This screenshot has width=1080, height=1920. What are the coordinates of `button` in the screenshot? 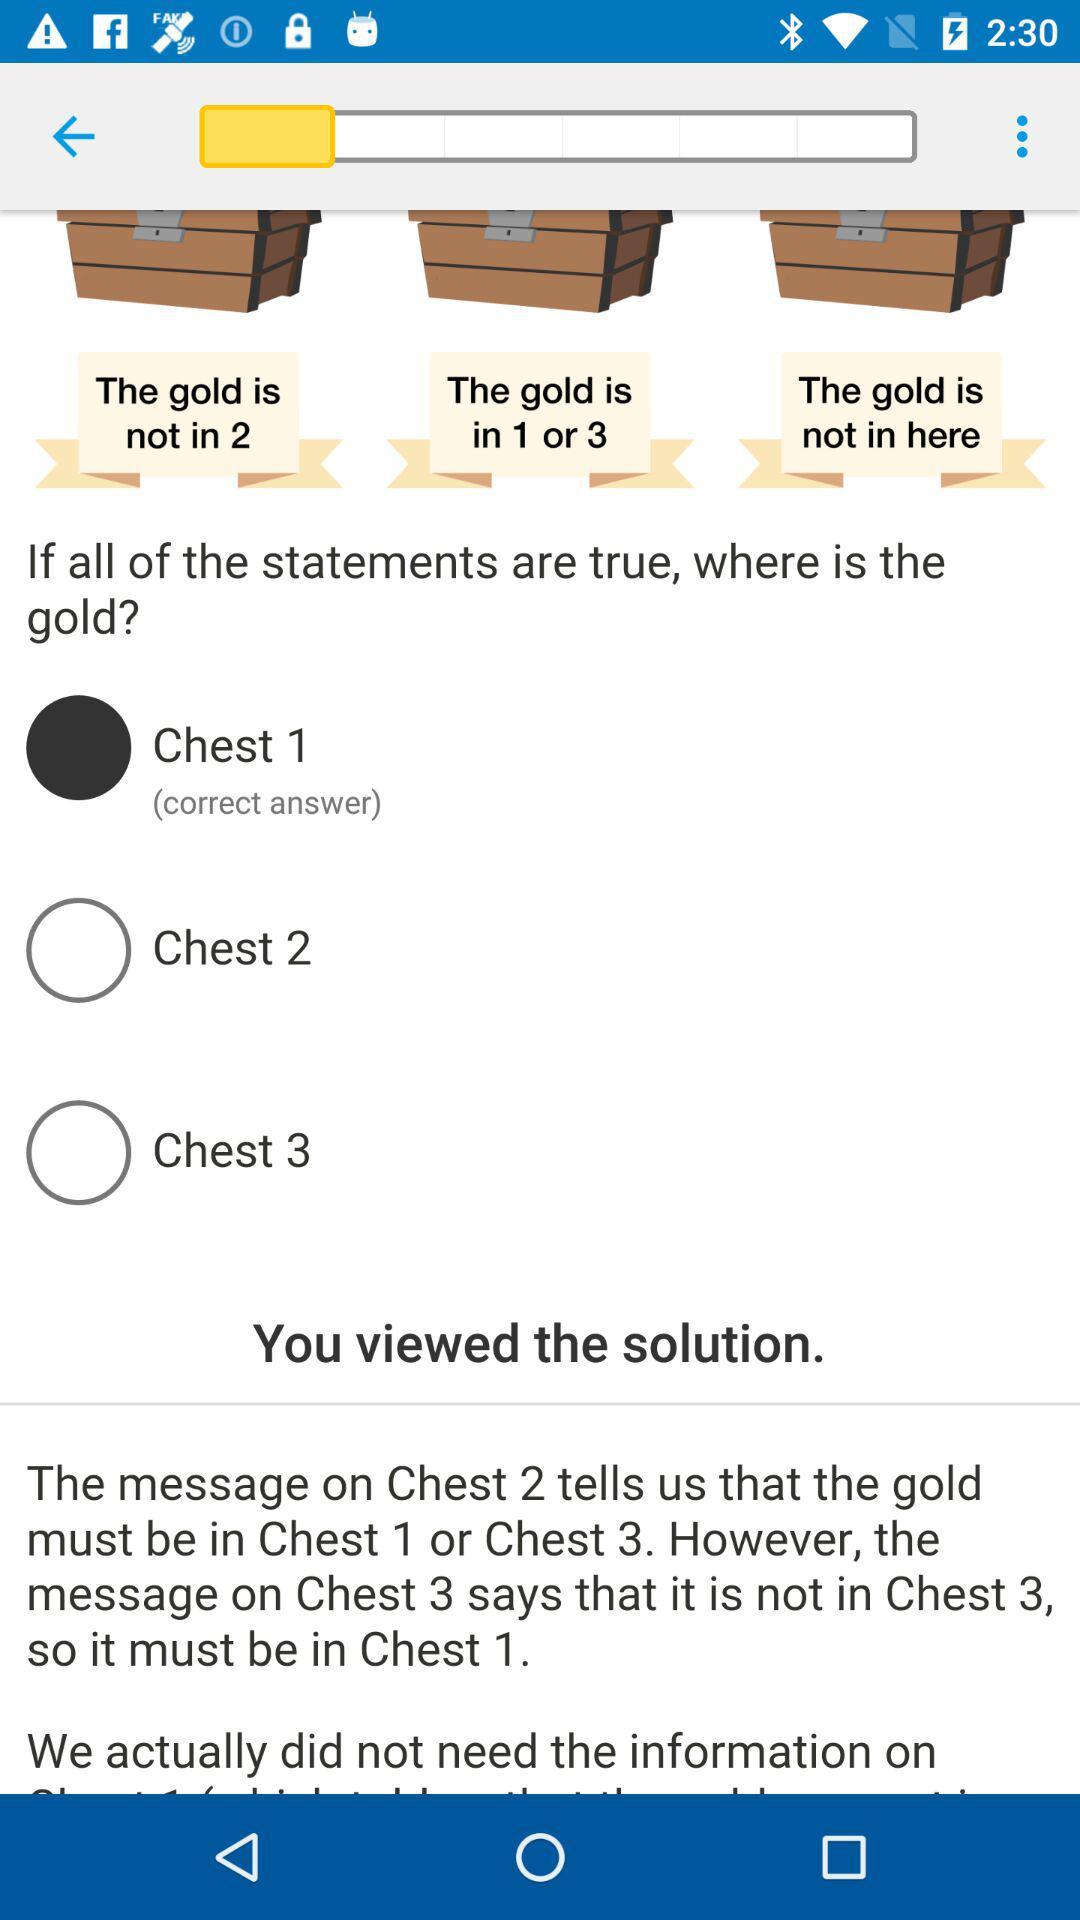 It's located at (601, 948).